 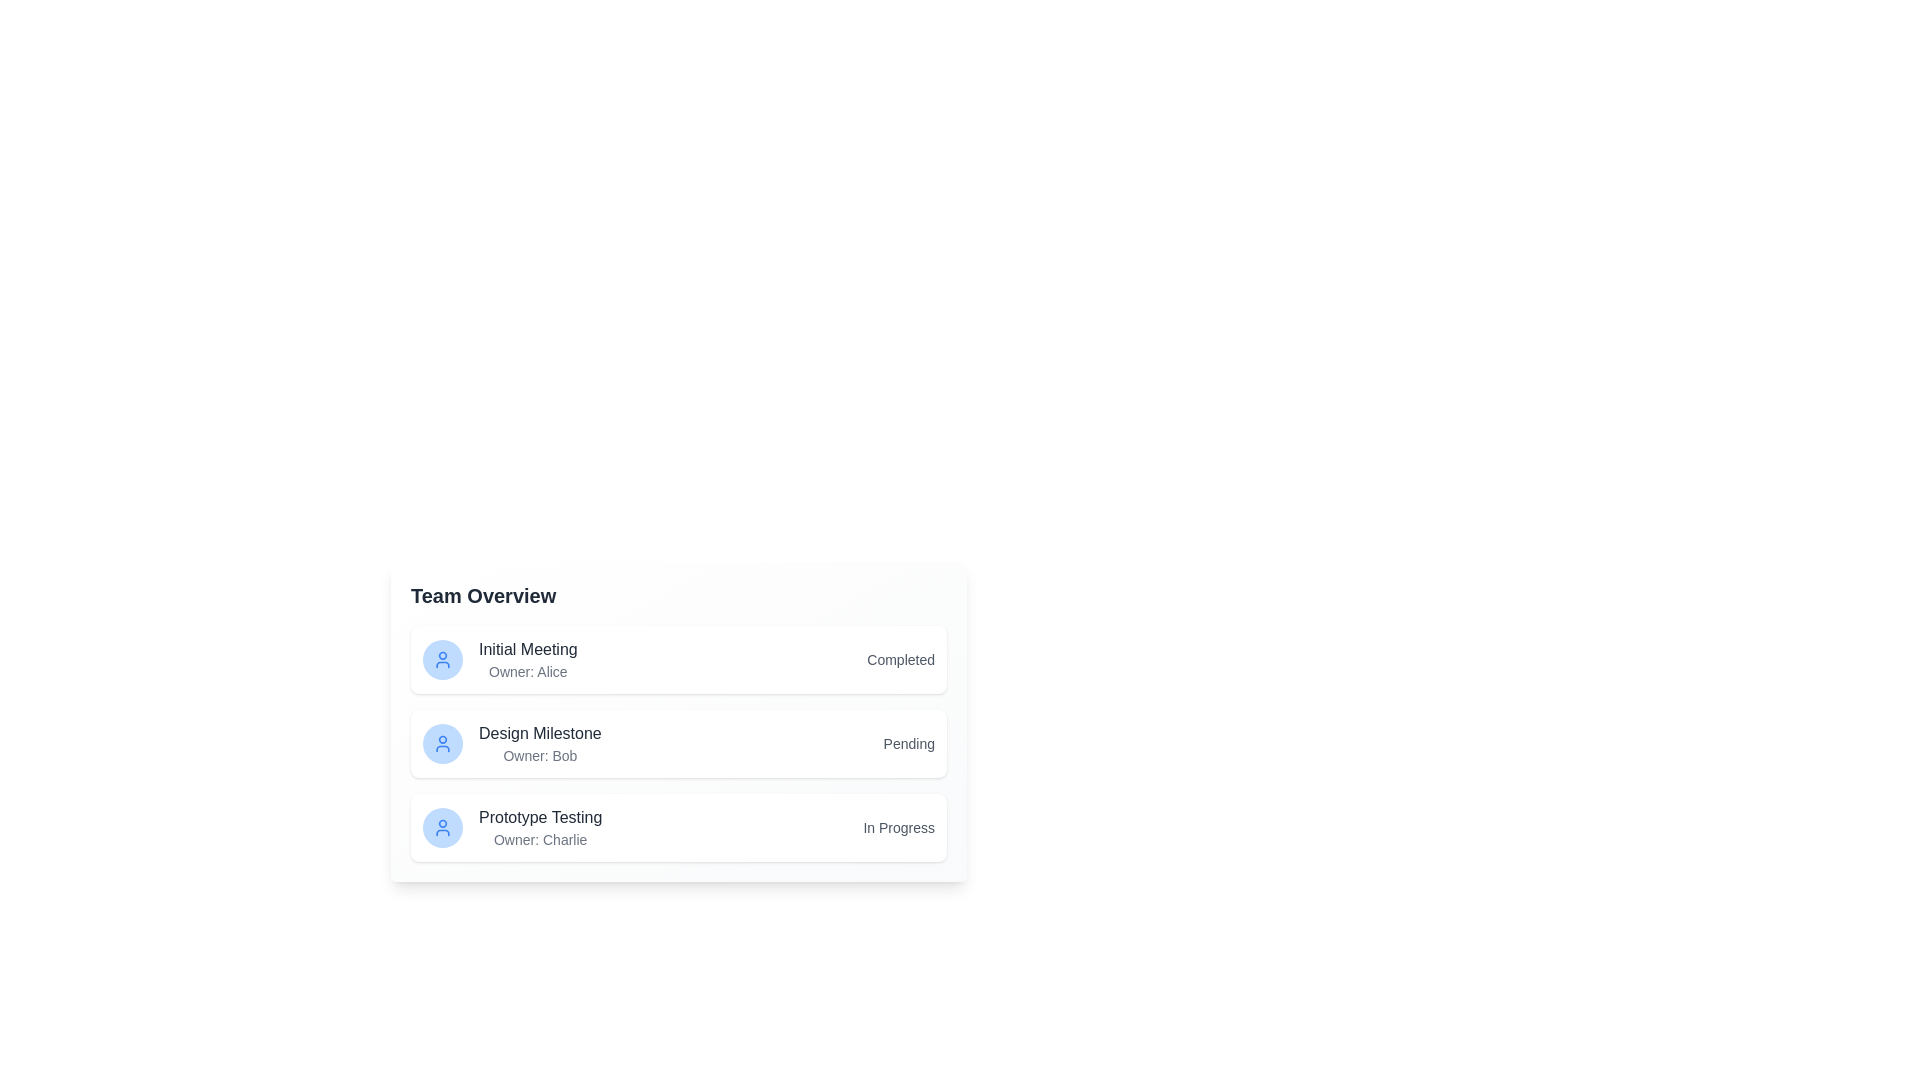 What do you see at coordinates (441, 828) in the screenshot?
I see `the user icon representing the participant associated with the 'Prototype Testing' section, located to the left of the text 'Owner: Charlie.'` at bounding box center [441, 828].